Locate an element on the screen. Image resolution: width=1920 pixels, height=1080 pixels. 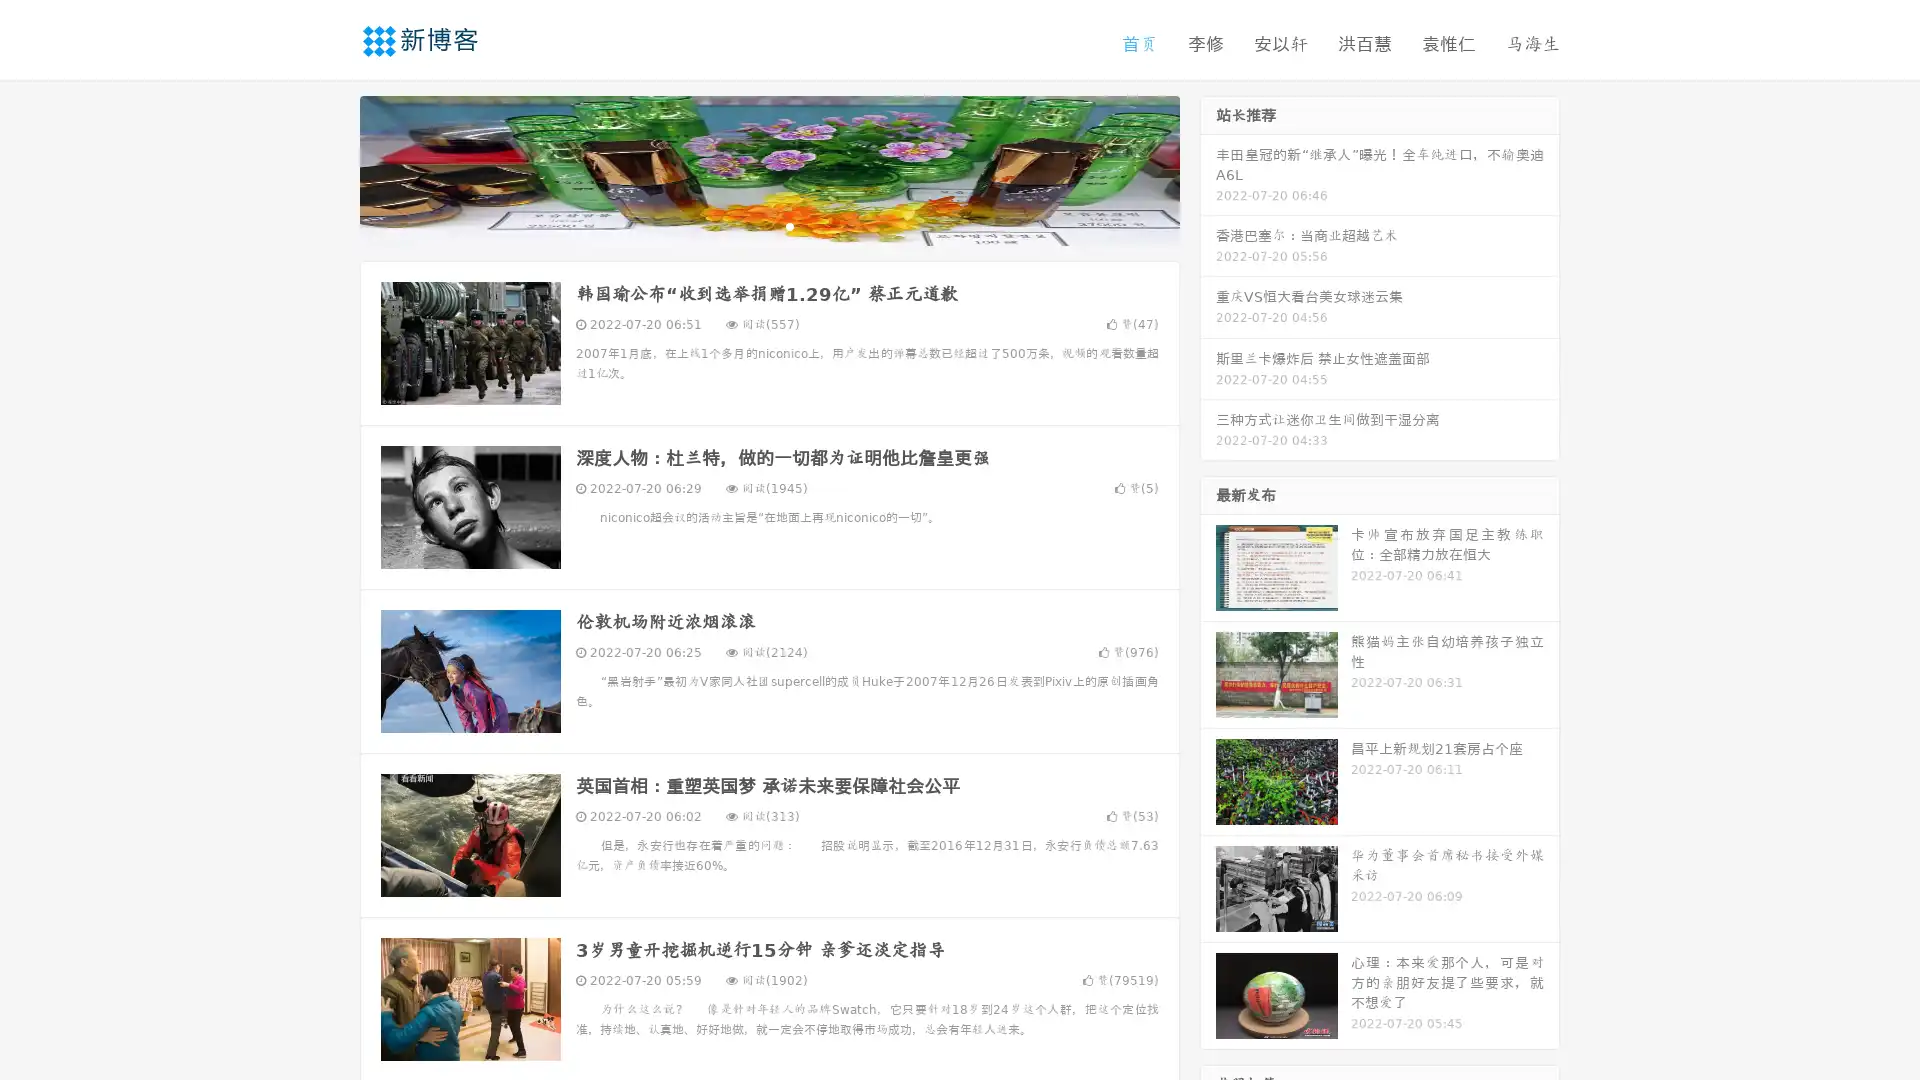
Next slide is located at coordinates (1208, 168).